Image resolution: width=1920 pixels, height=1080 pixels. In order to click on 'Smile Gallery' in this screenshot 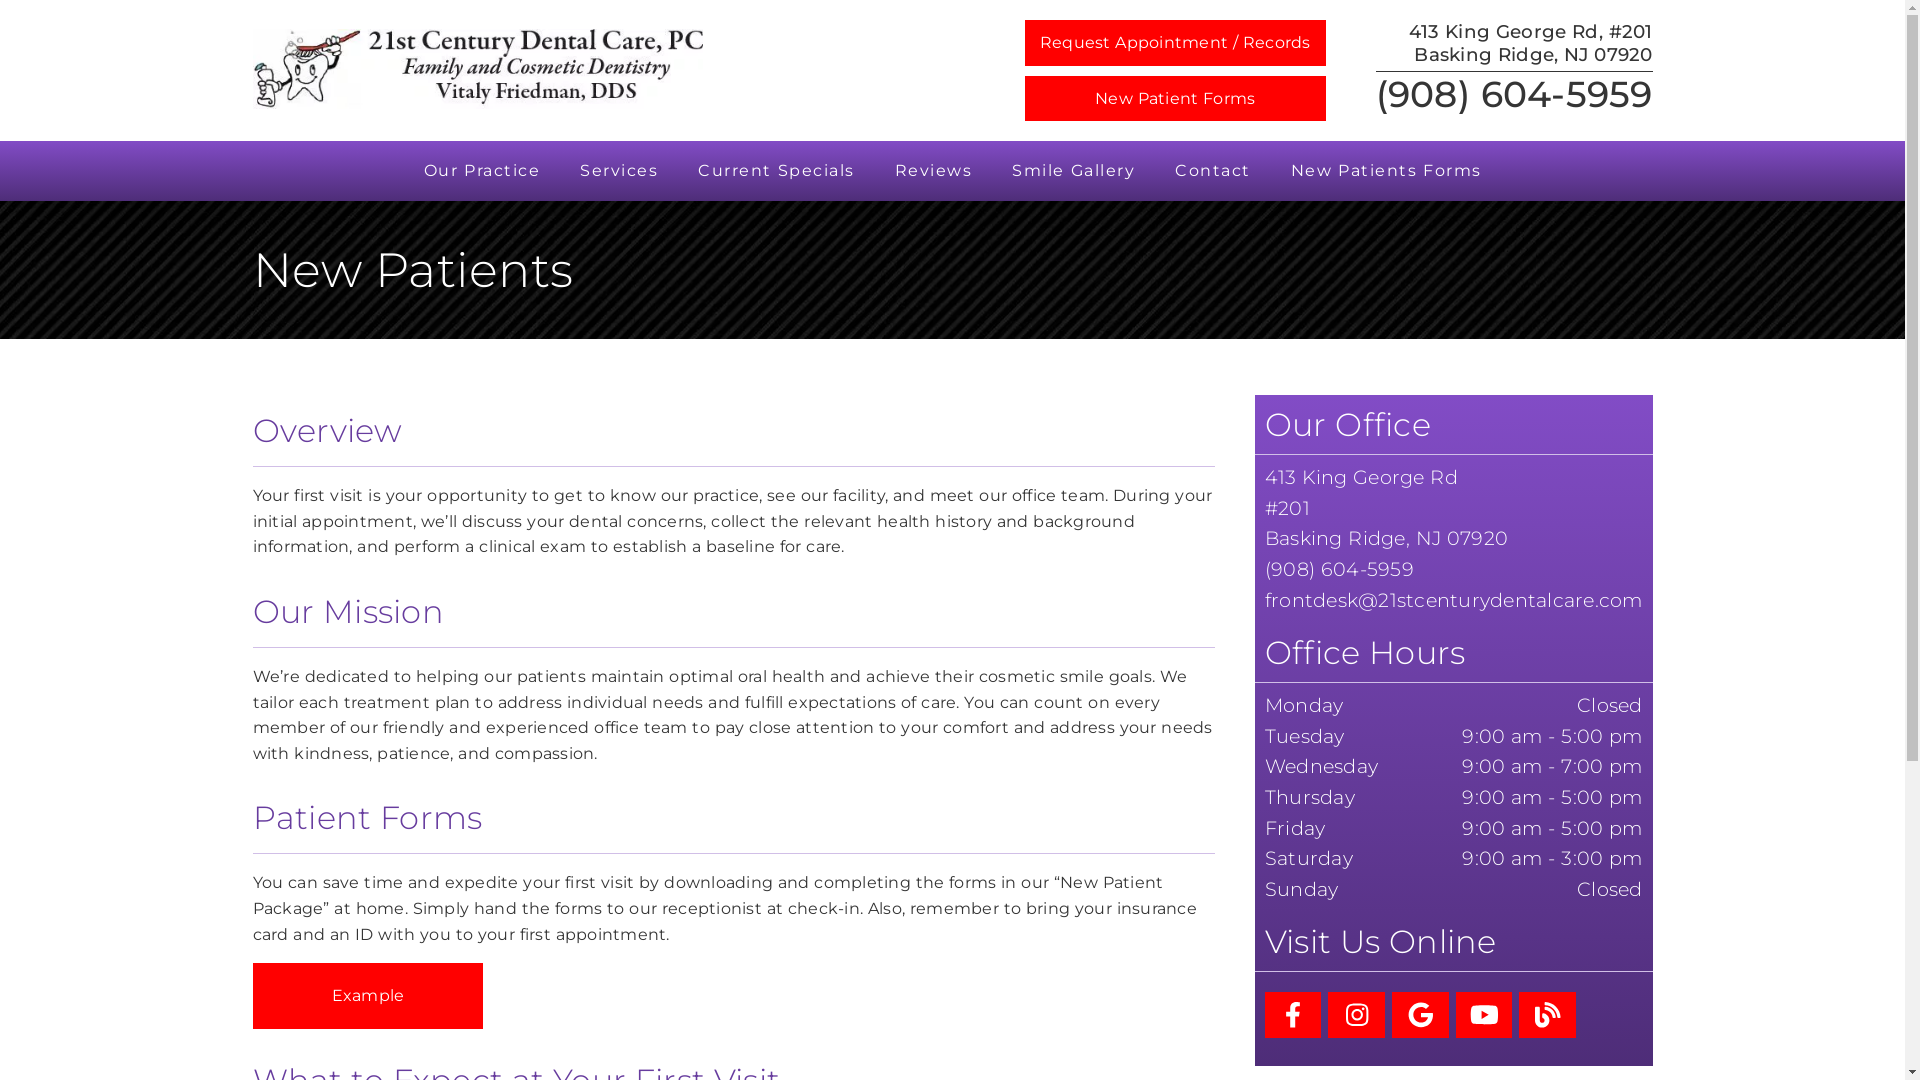, I will do `click(1072, 169)`.